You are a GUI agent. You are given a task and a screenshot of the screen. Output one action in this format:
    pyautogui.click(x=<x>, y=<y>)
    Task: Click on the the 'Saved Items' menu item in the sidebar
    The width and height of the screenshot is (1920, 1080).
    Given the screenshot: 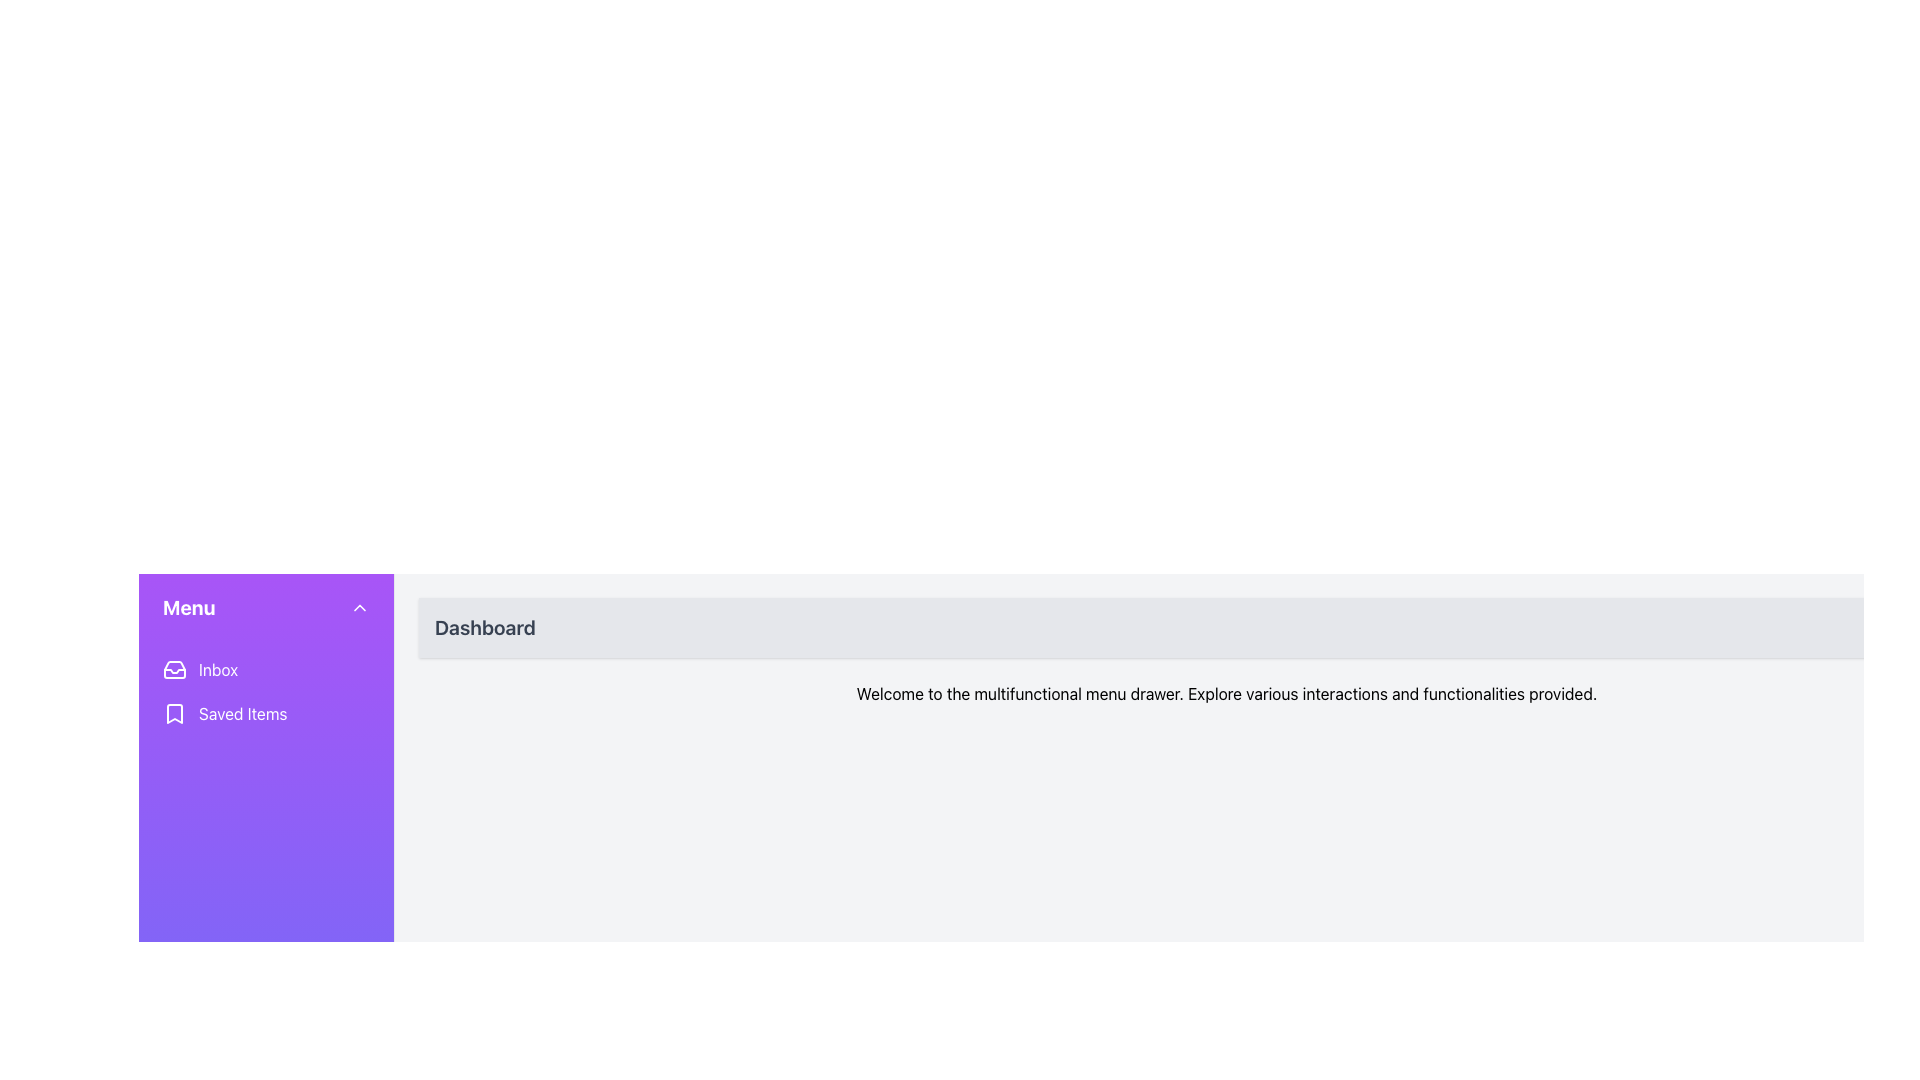 What is the action you would take?
    pyautogui.click(x=265, y=712)
    